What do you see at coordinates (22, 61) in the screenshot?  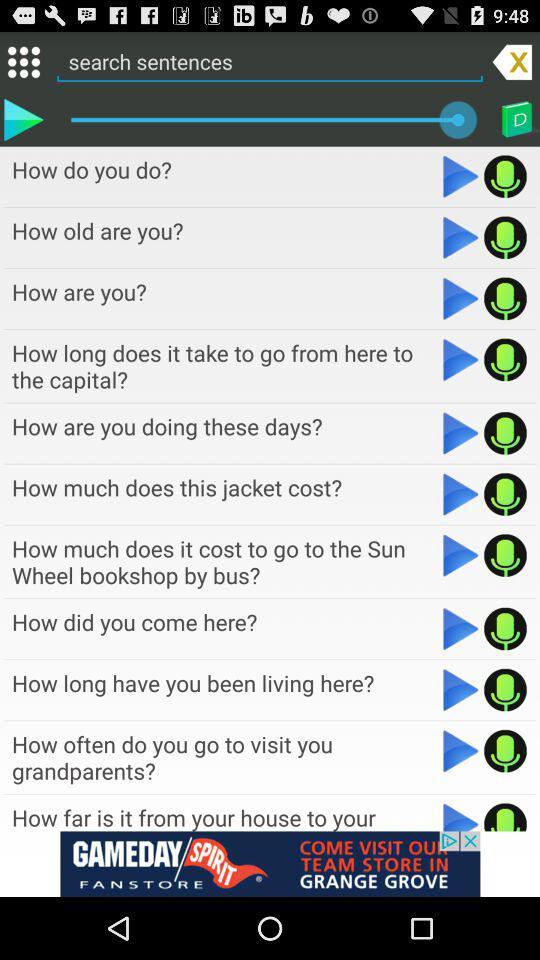 I see `icon` at bounding box center [22, 61].